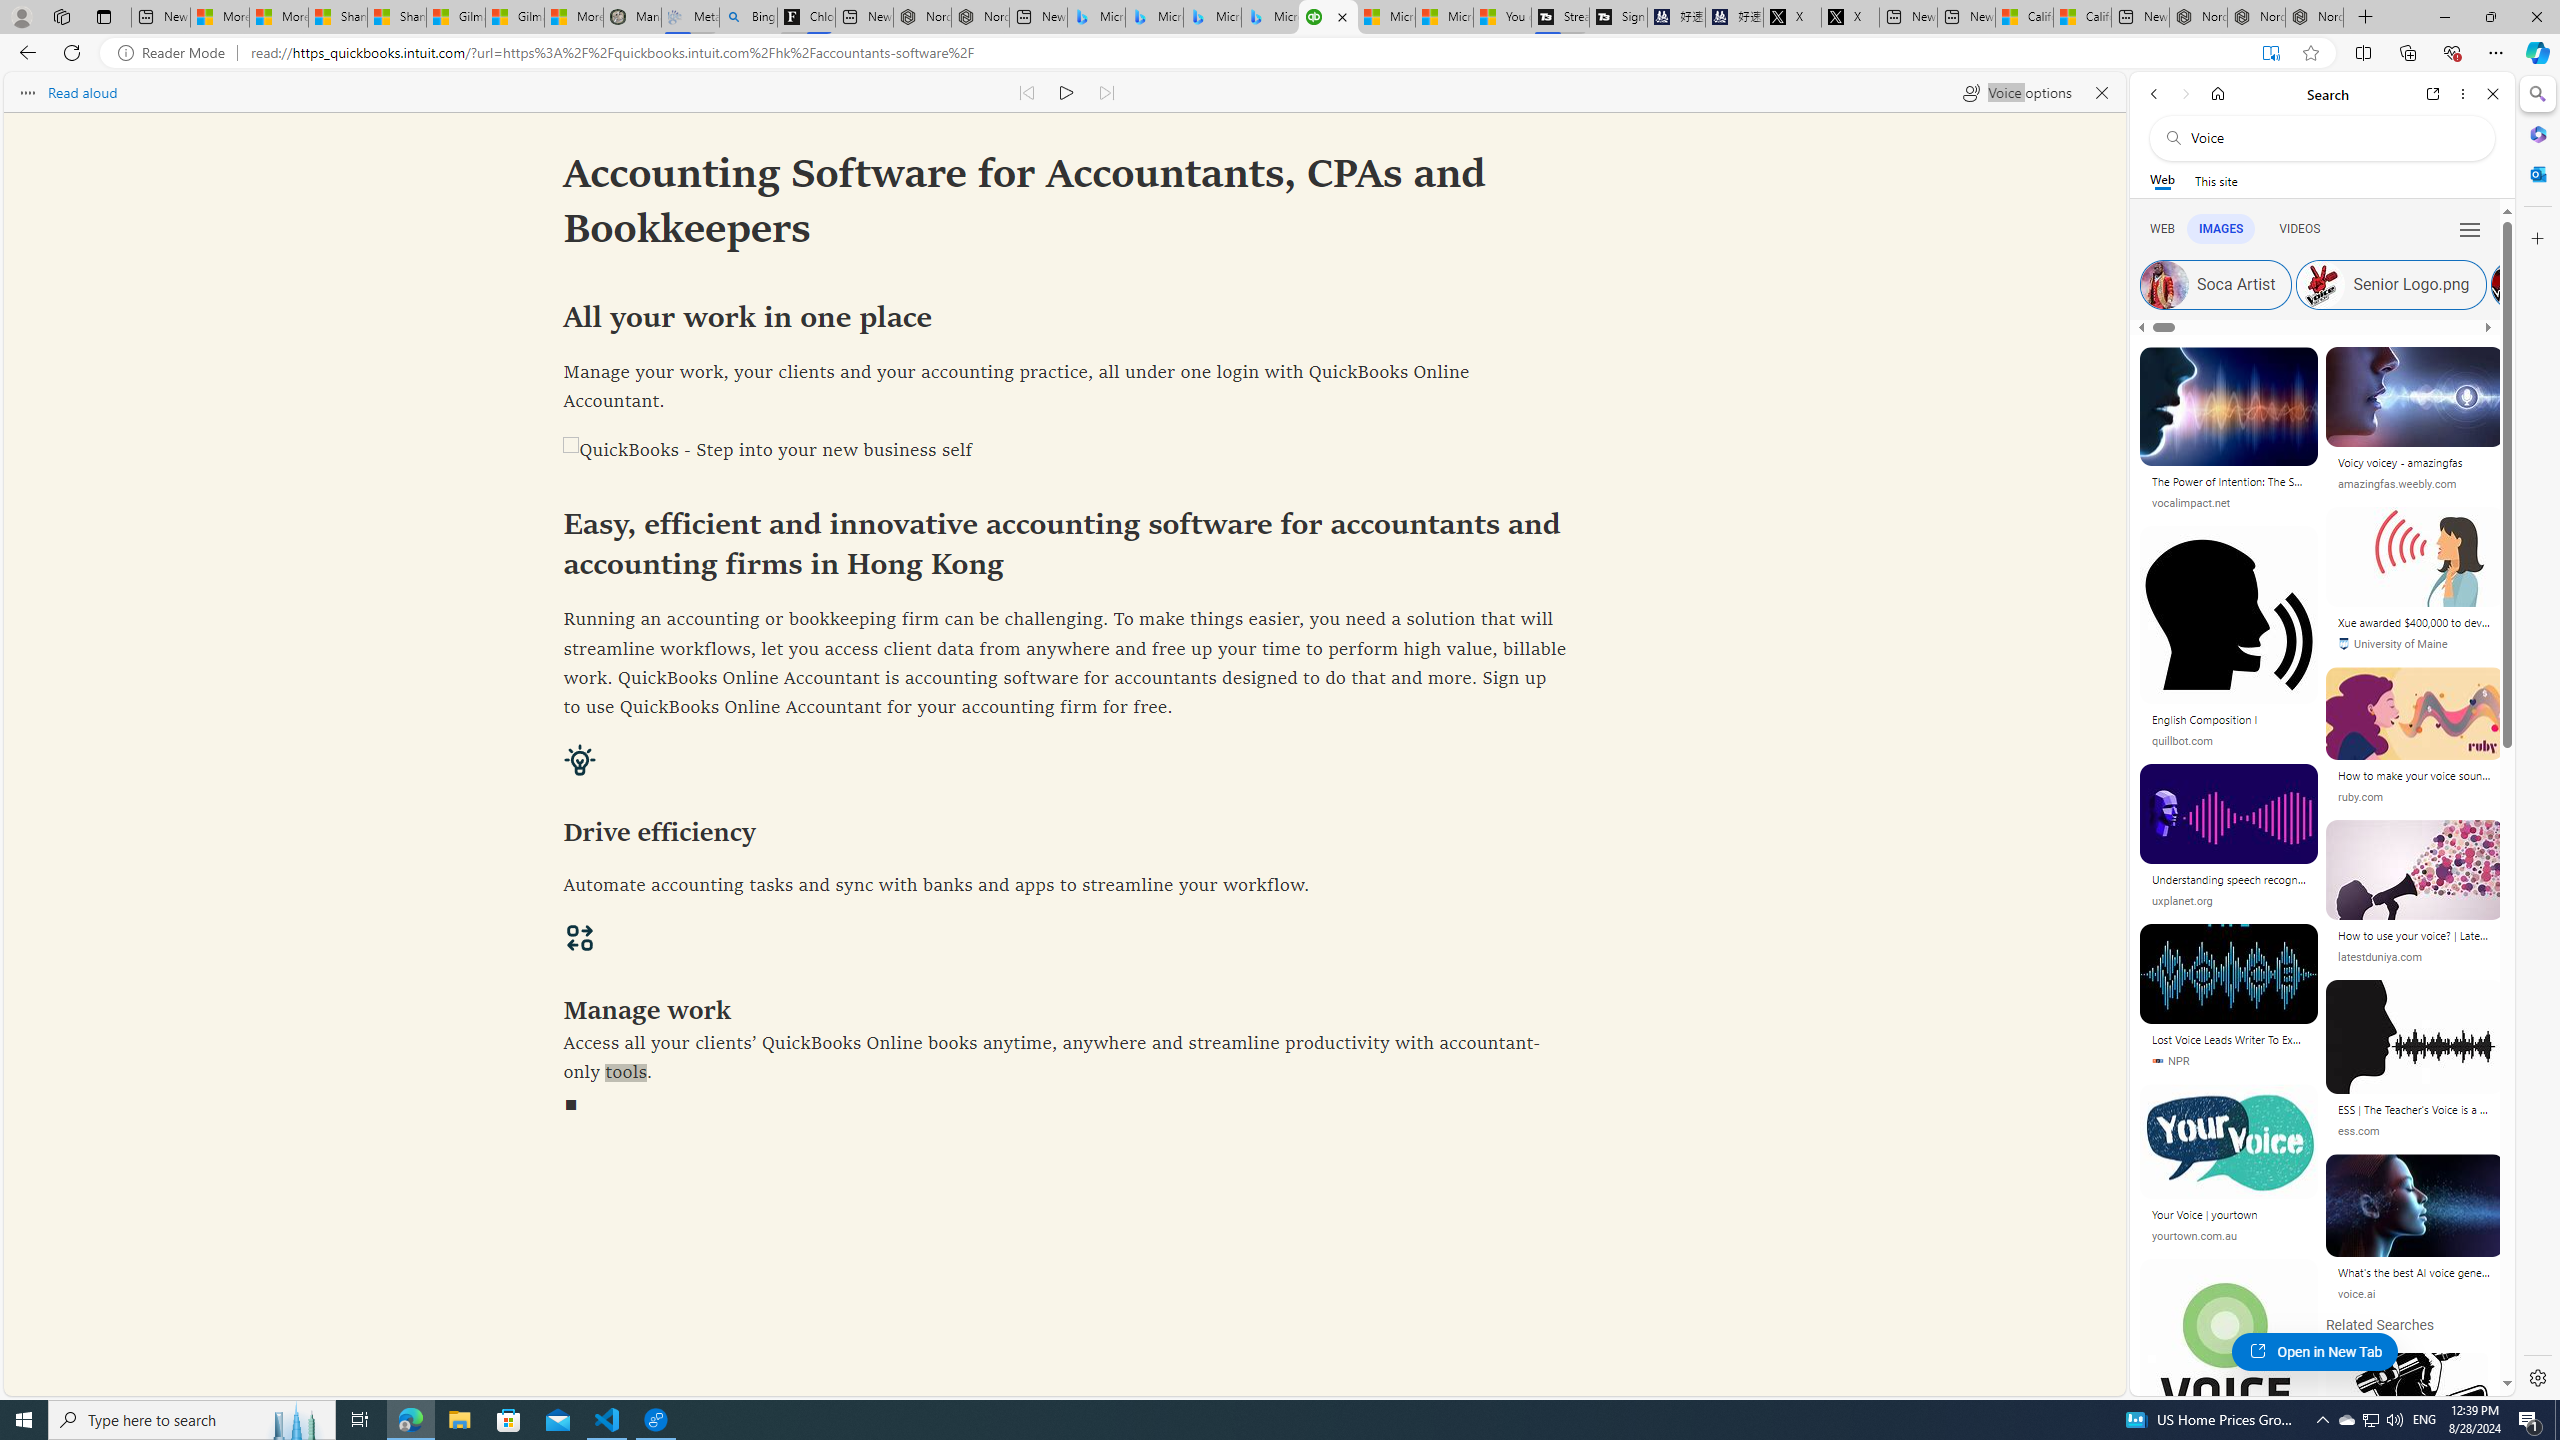 This screenshot has width=2560, height=1440. What do you see at coordinates (2535, 1376) in the screenshot?
I see `'Settings'` at bounding box center [2535, 1376].